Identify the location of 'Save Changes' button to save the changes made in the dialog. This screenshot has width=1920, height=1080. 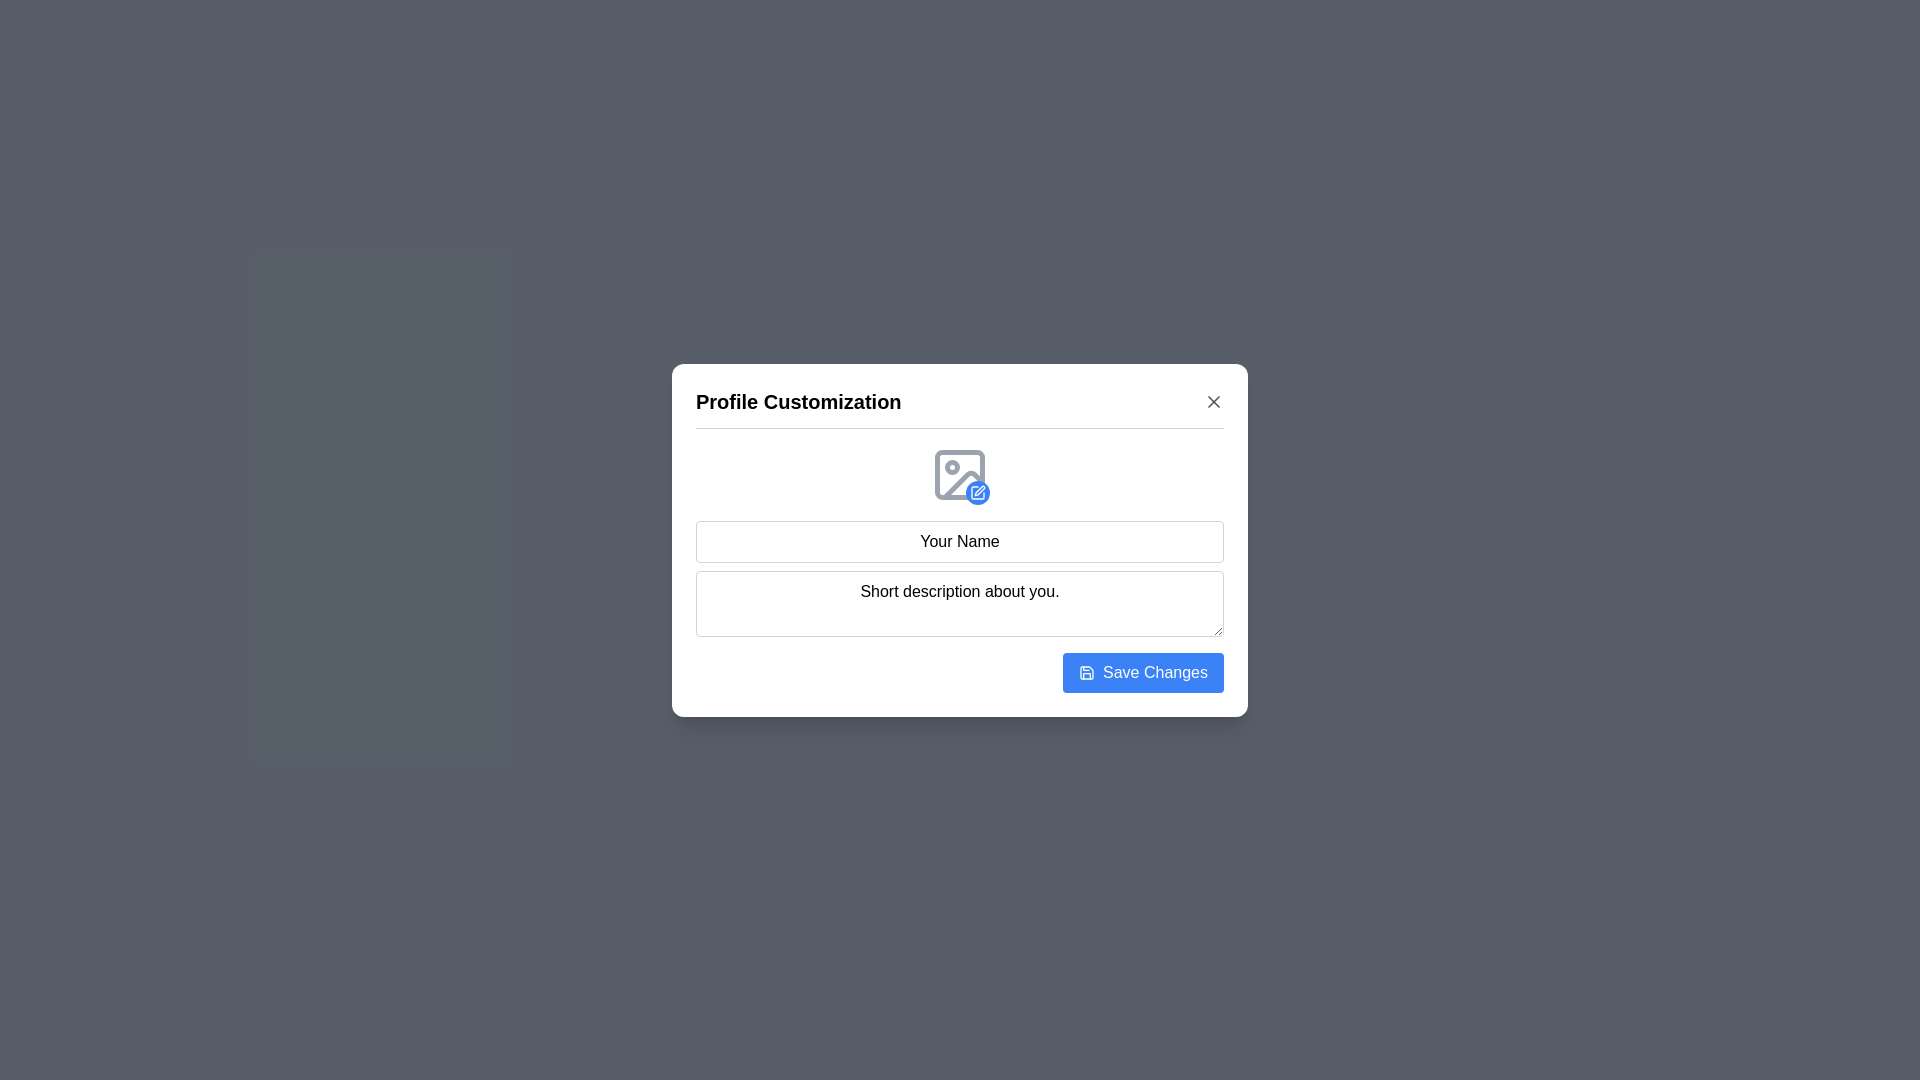
(1143, 672).